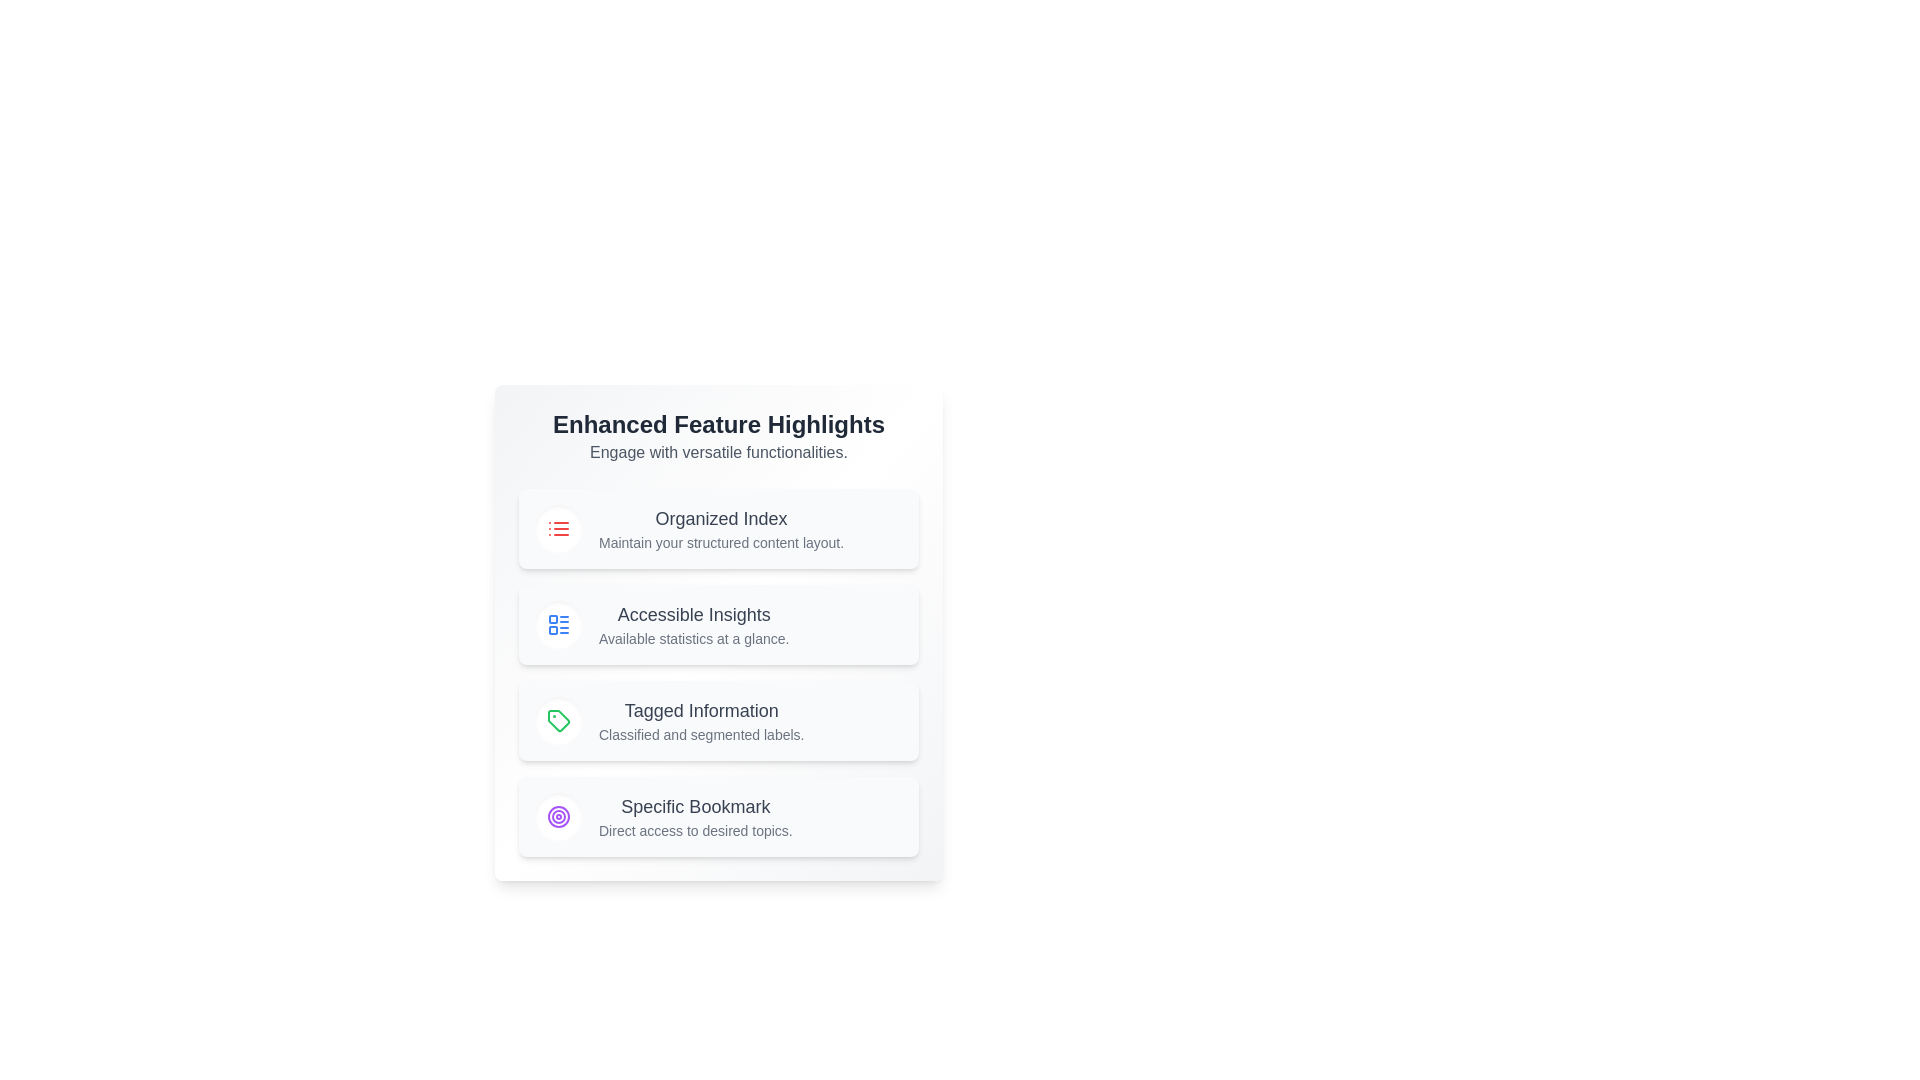  What do you see at coordinates (719, 817) in the screenshot?
I see `the feature item titled 'Specific Bookmark'` at bounding box center [719, 817].